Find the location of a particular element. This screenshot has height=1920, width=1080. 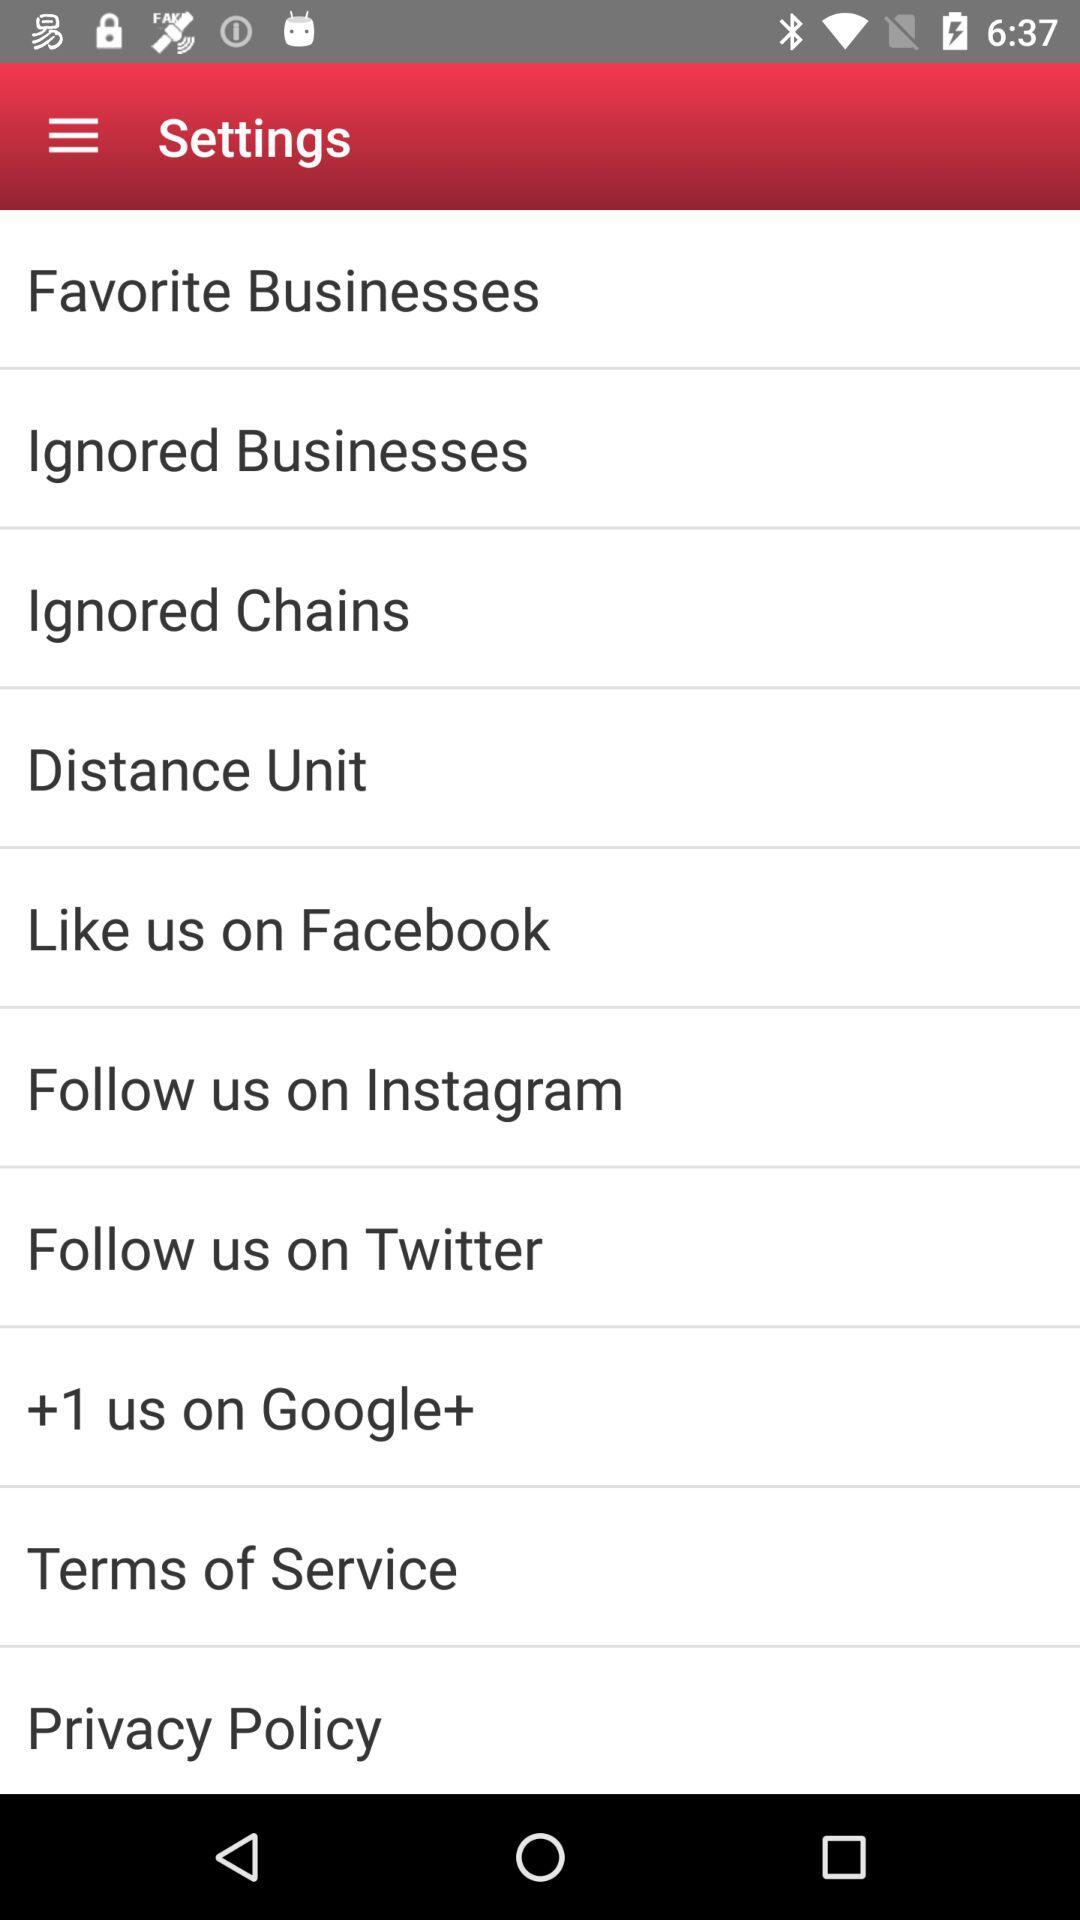

the item below the terms of service icon is located at coordinates (540, 1725).